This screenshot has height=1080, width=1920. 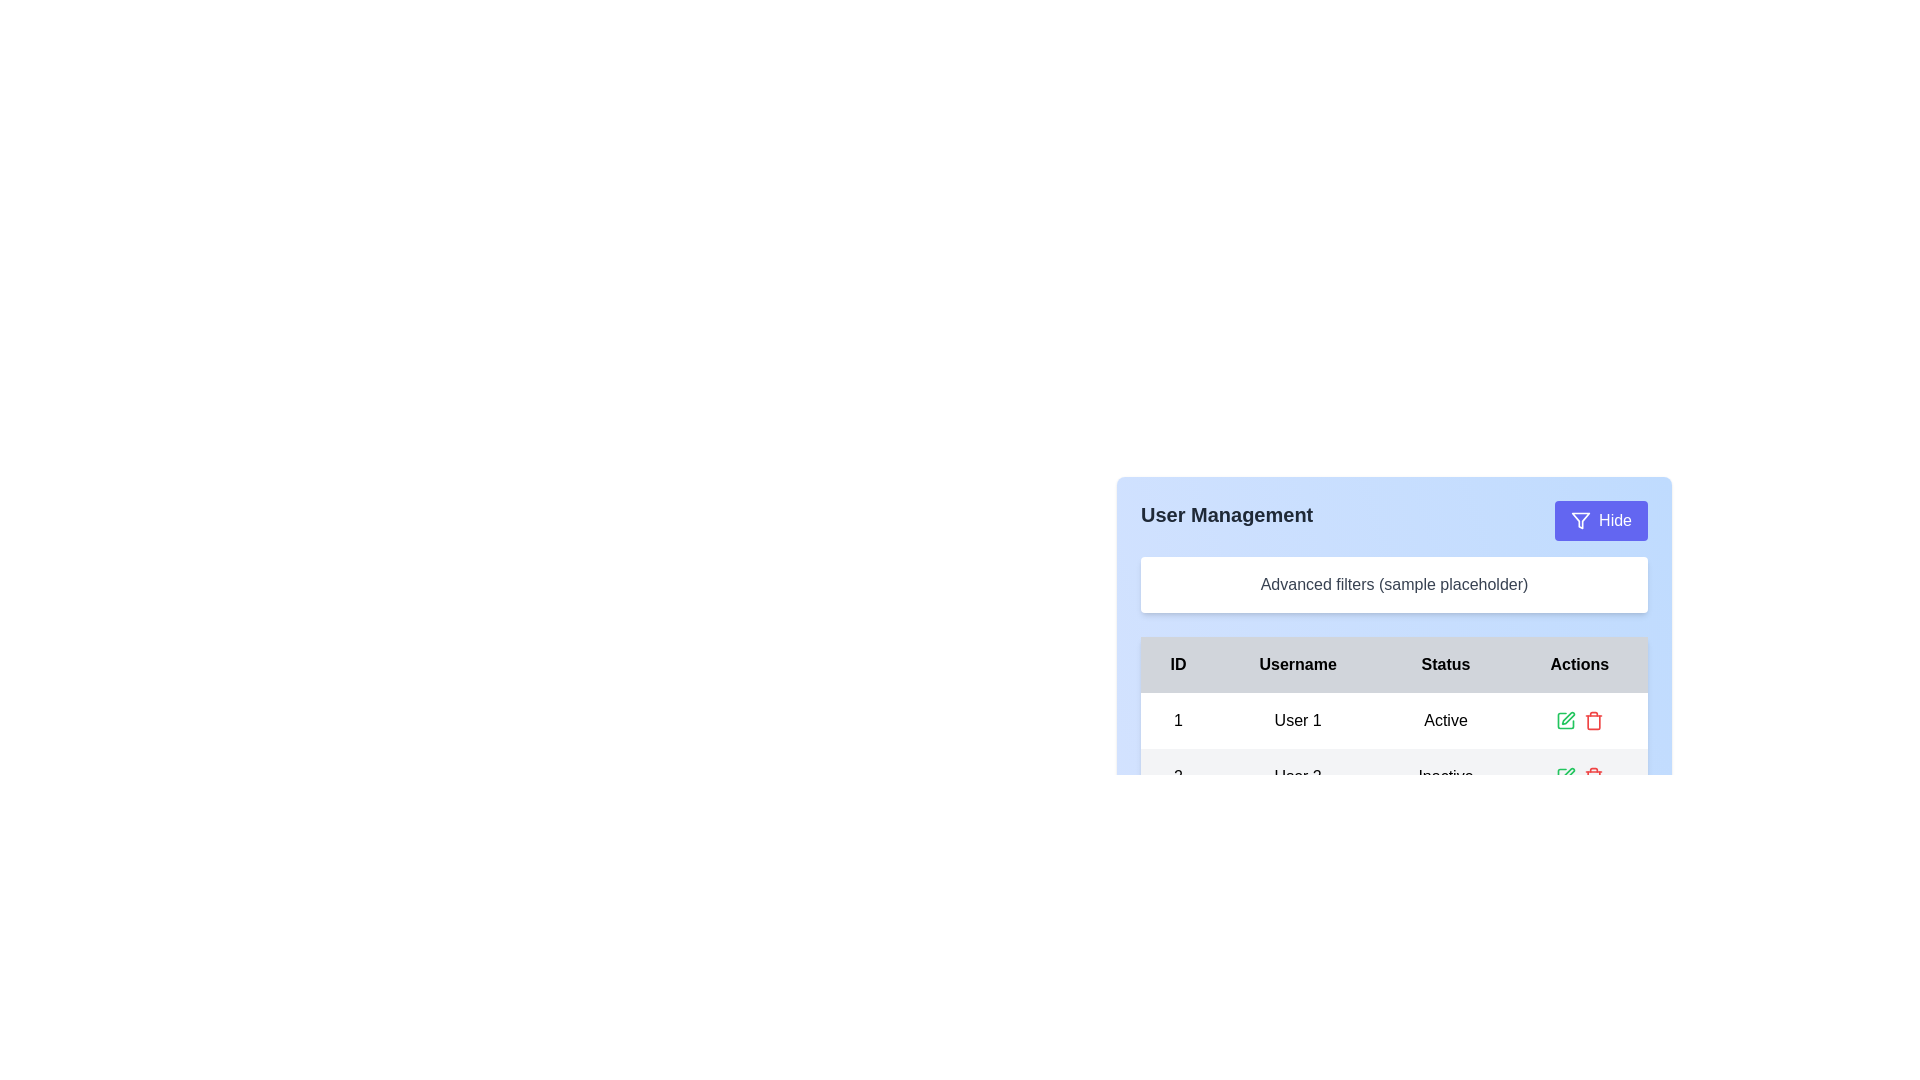 I want to click on the red delete icon in the Actions column of the first row of the user management table, so click(x=1578, y=721).